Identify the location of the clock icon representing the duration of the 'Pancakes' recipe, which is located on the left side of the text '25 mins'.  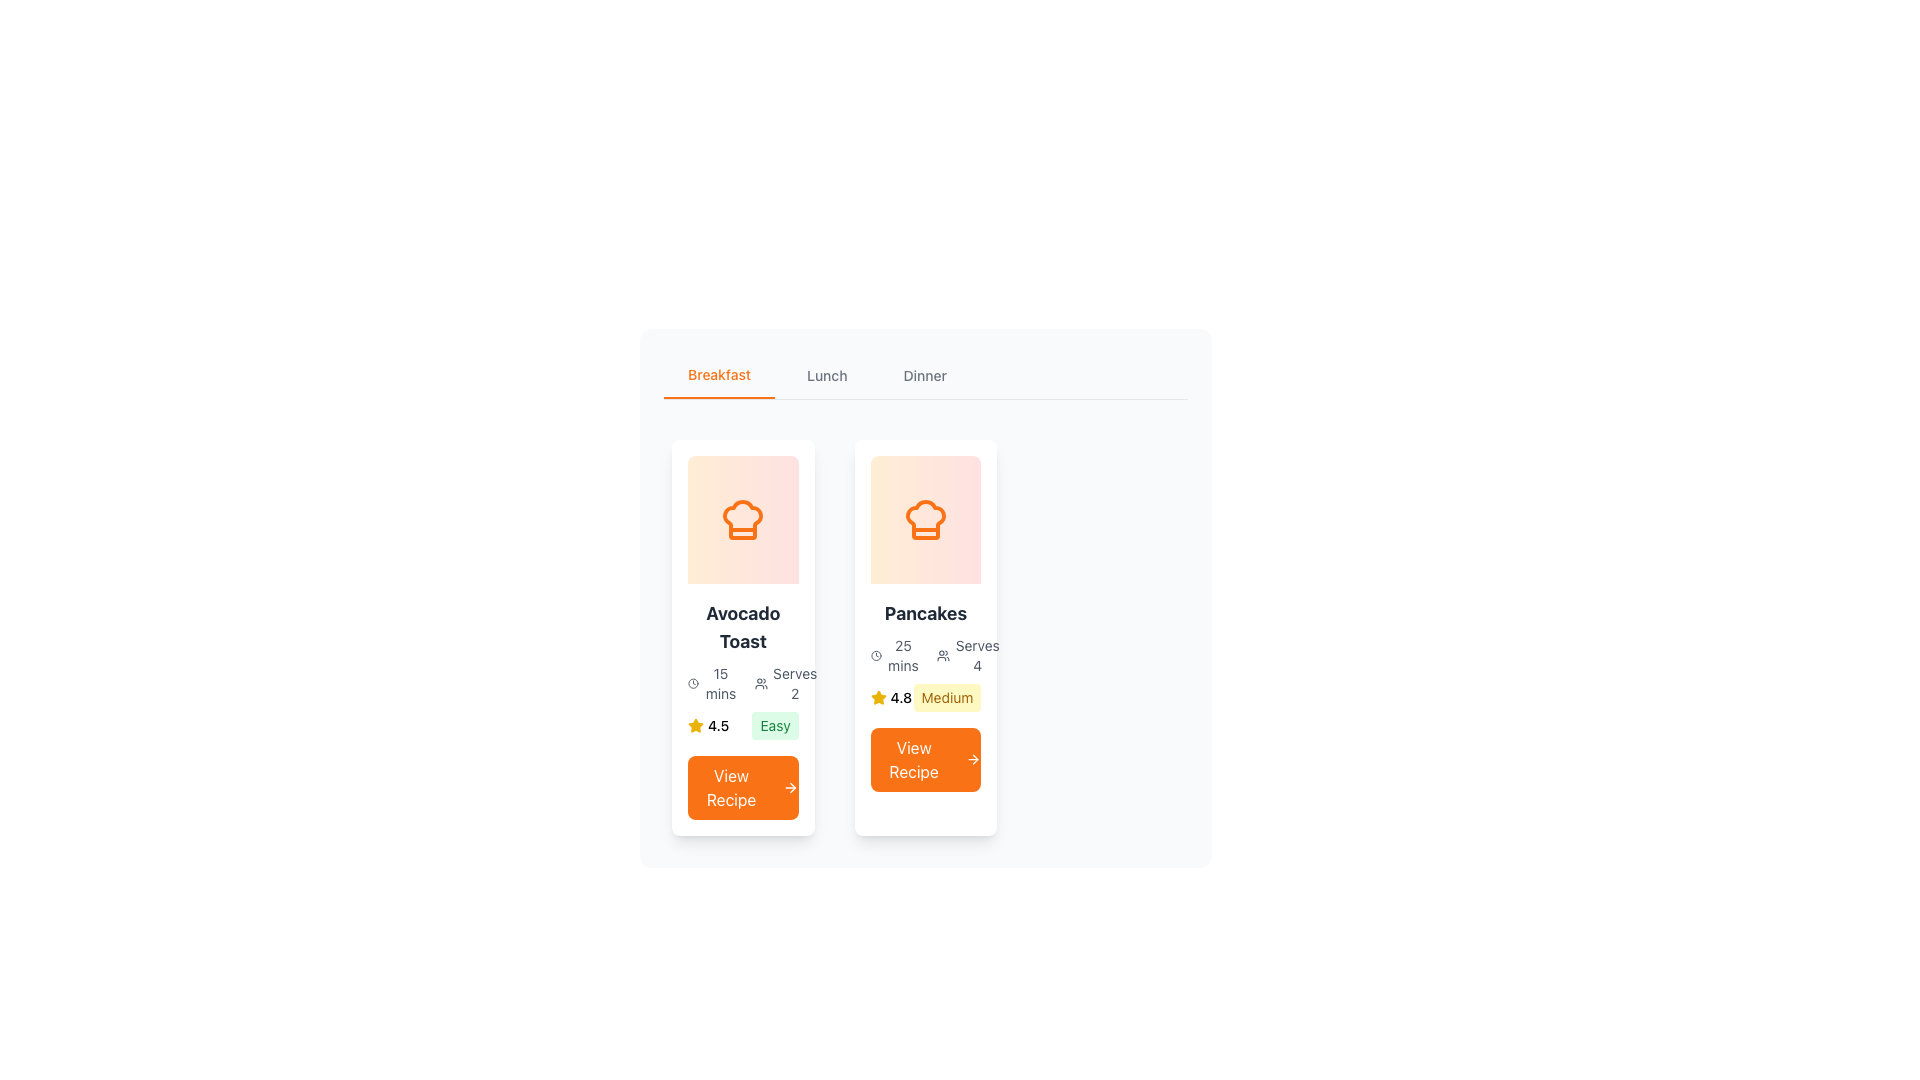
(876, 655).